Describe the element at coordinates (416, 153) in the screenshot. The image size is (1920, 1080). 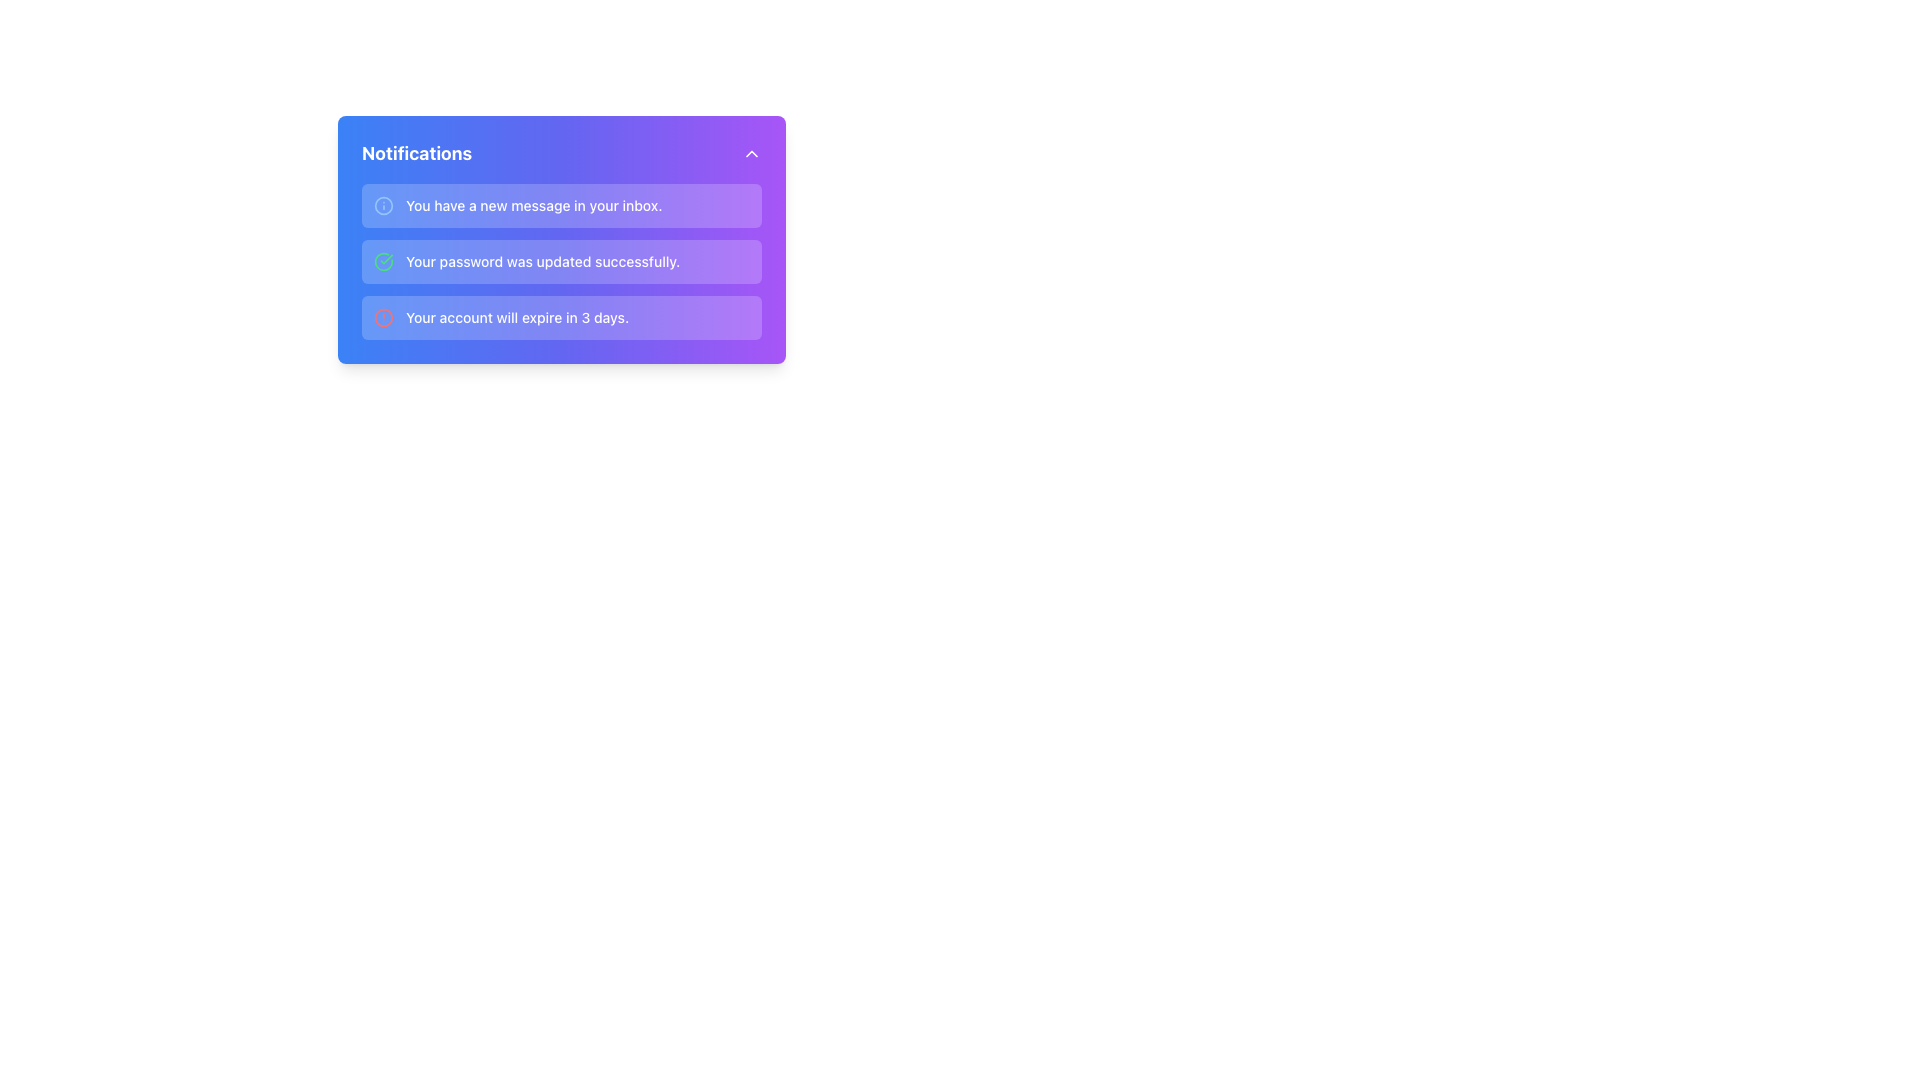
I see `the heading label 'Notifications', which is displayed in bold white text against a vibrant purple-blue gradient background, located at the top-left of the notification card` at that location.